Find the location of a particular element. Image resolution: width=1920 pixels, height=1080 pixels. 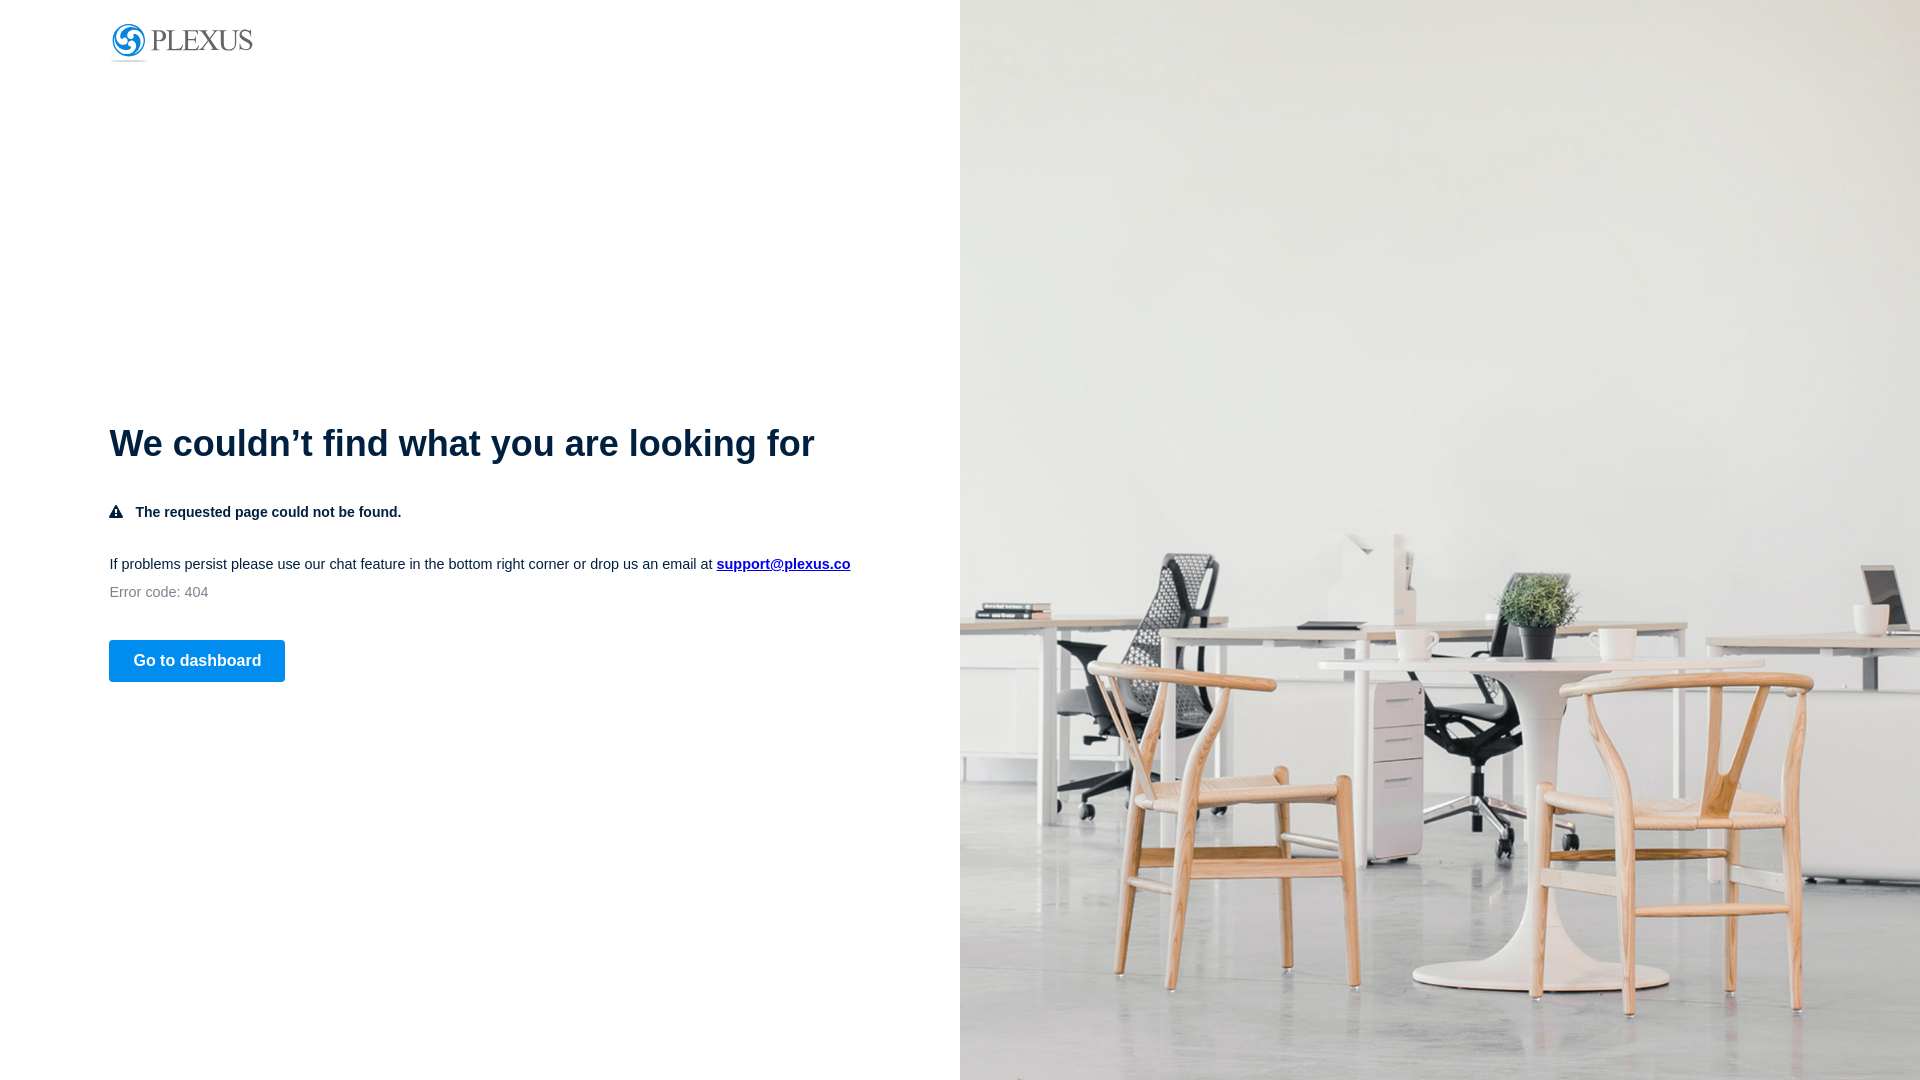

'Go to dashboard' is located at coordinates (196, 660).